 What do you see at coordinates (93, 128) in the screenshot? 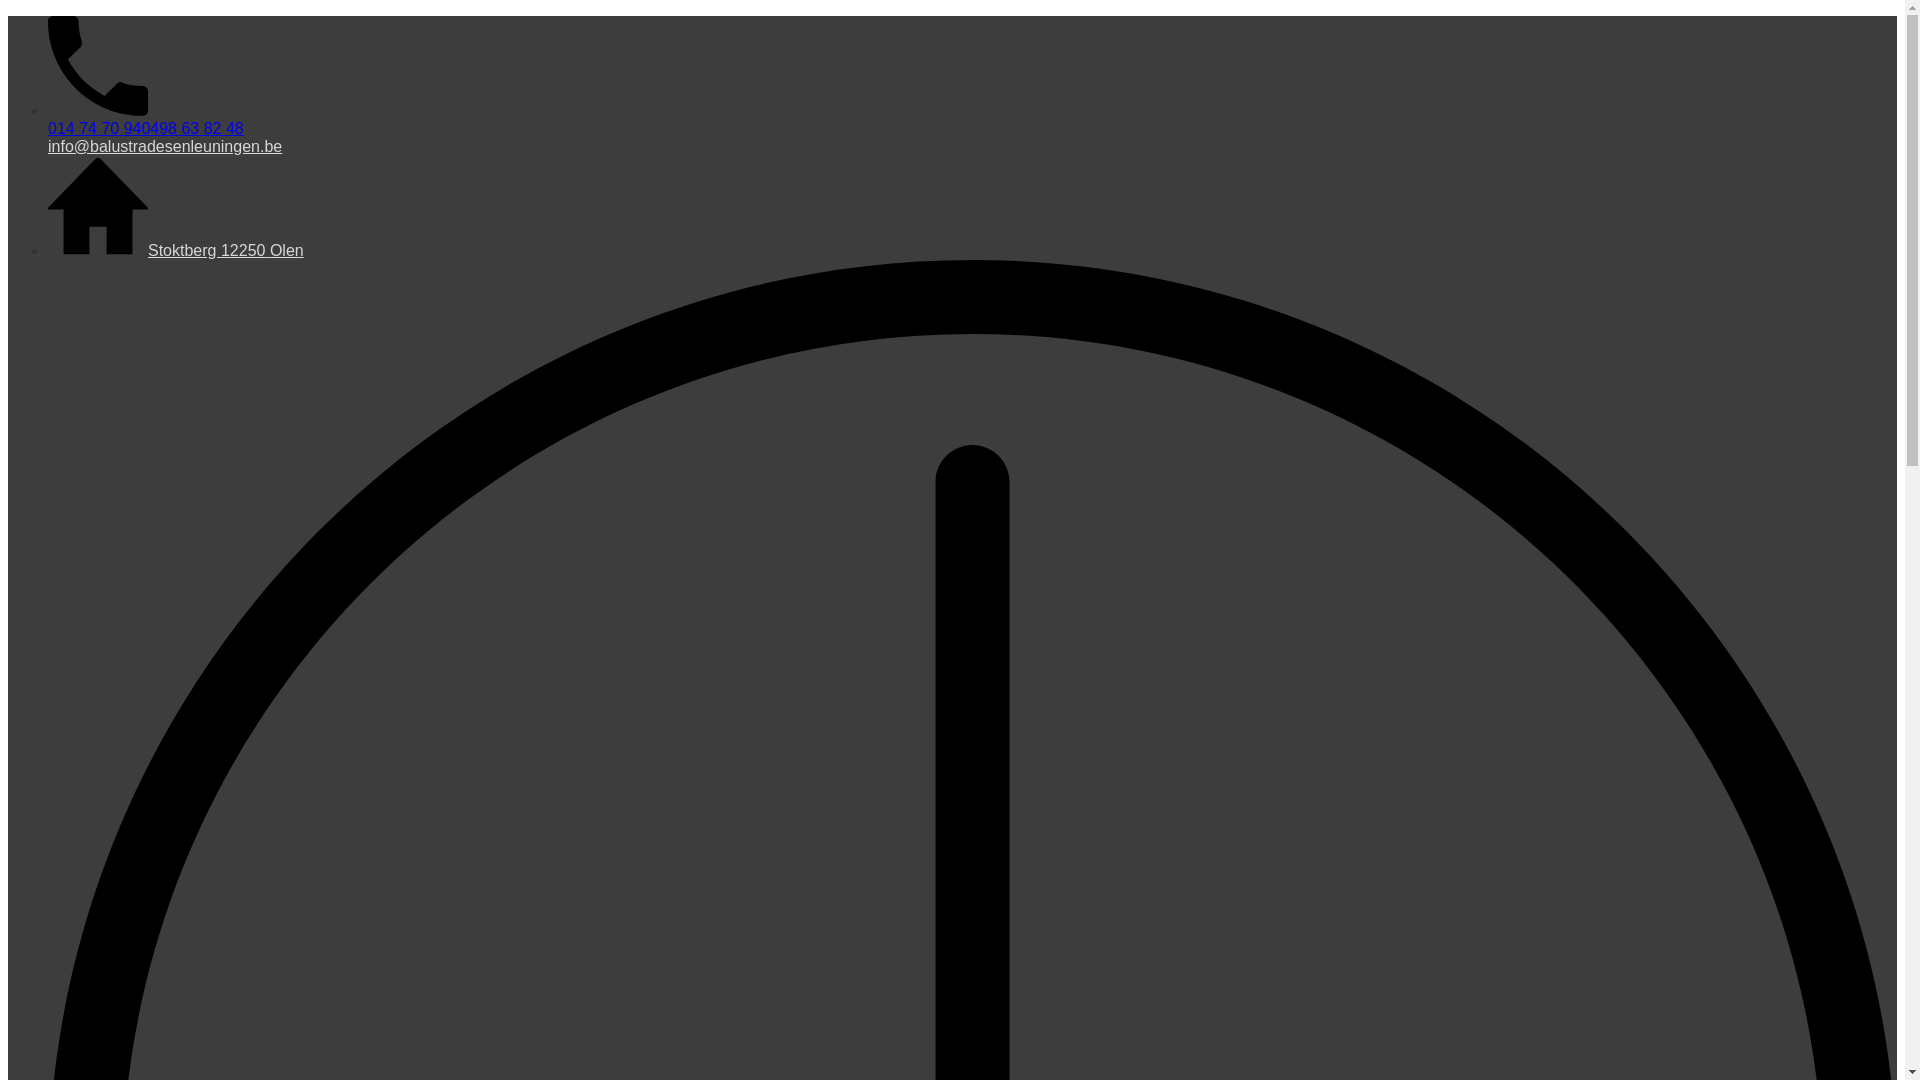
I see `'014 74 70 94'` at bounding box center [93, 128].